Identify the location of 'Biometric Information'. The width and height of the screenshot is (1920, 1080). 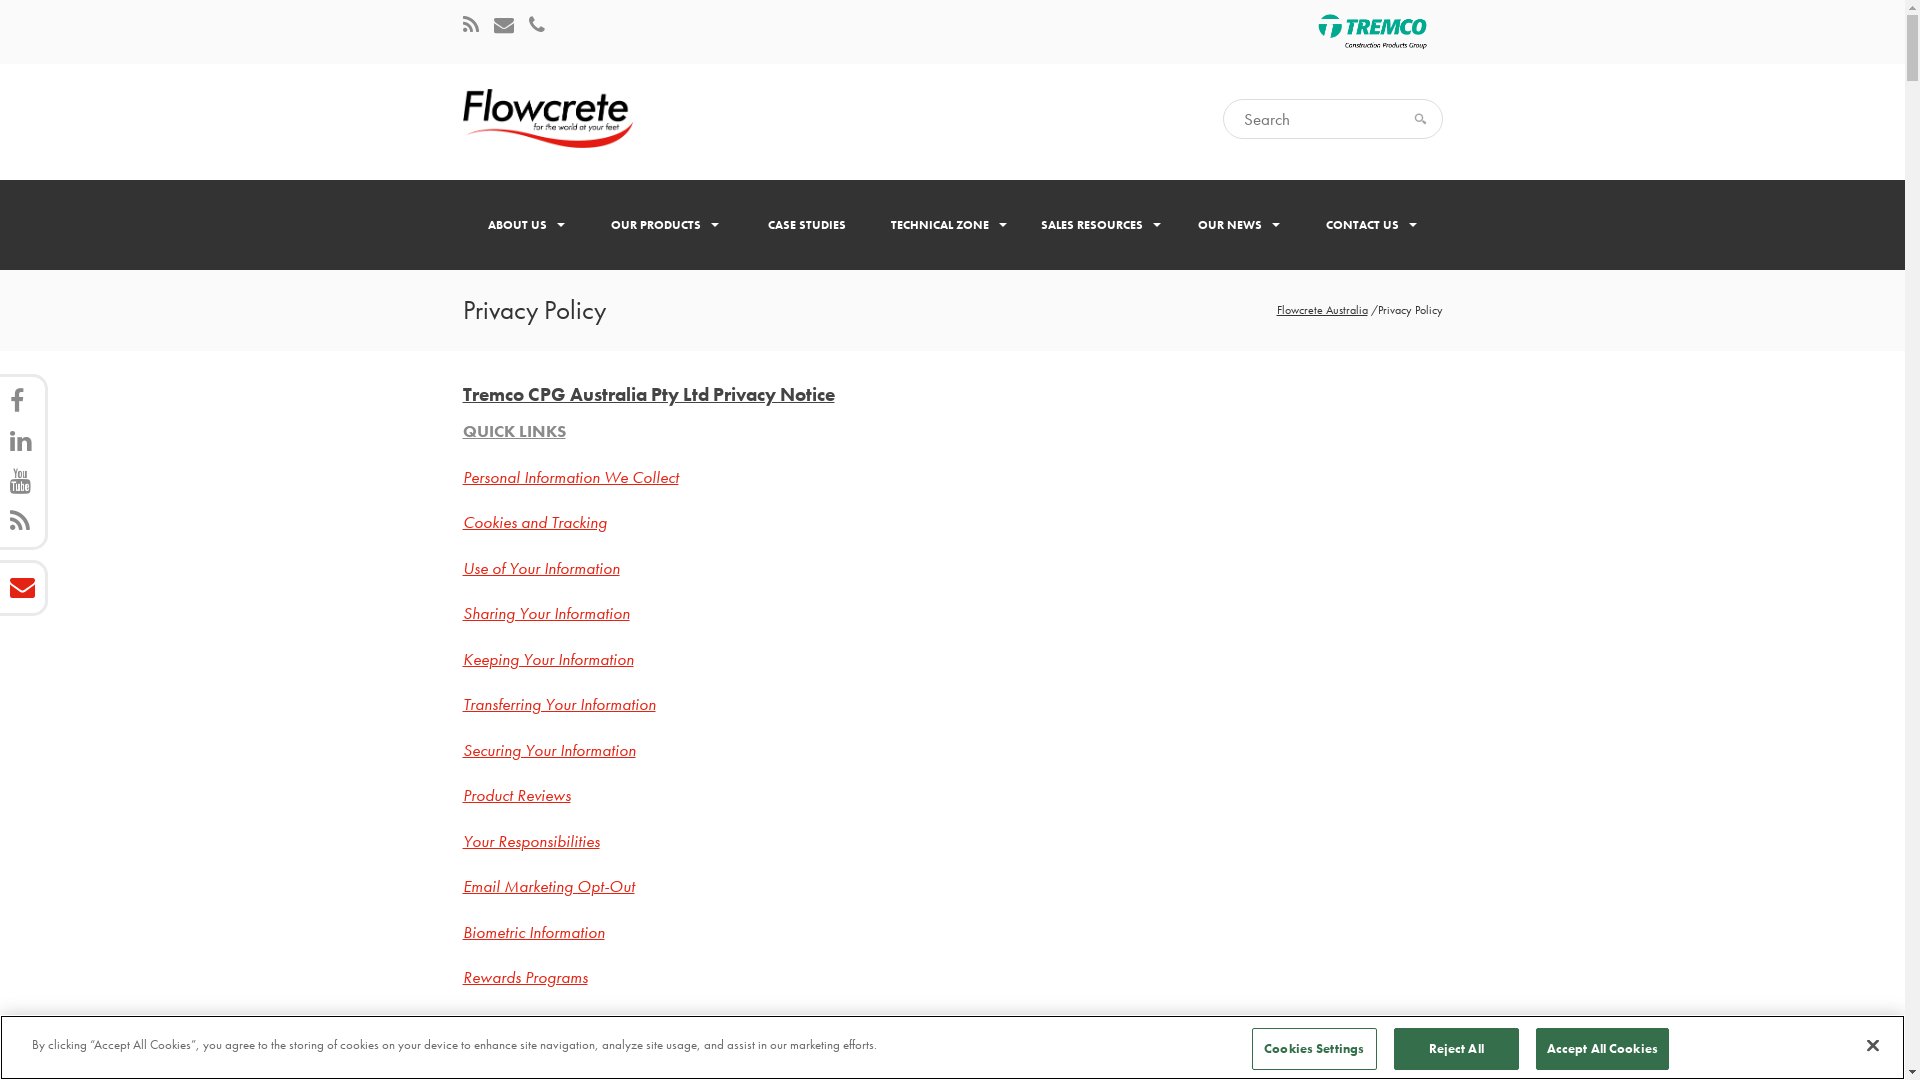
(532, 932).